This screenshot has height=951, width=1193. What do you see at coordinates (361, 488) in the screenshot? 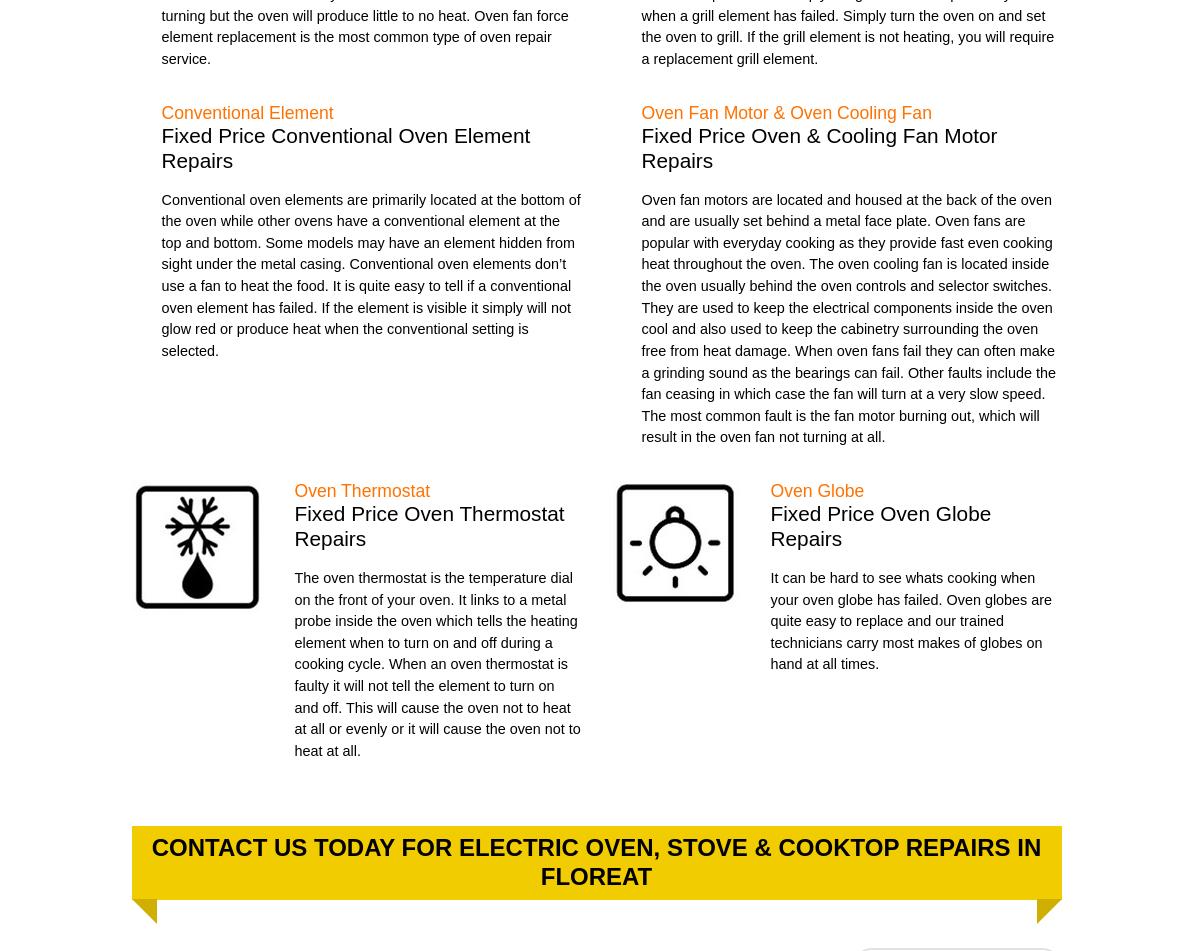
I see `'Oven Thermostat'` at bounding box center [361, 488].